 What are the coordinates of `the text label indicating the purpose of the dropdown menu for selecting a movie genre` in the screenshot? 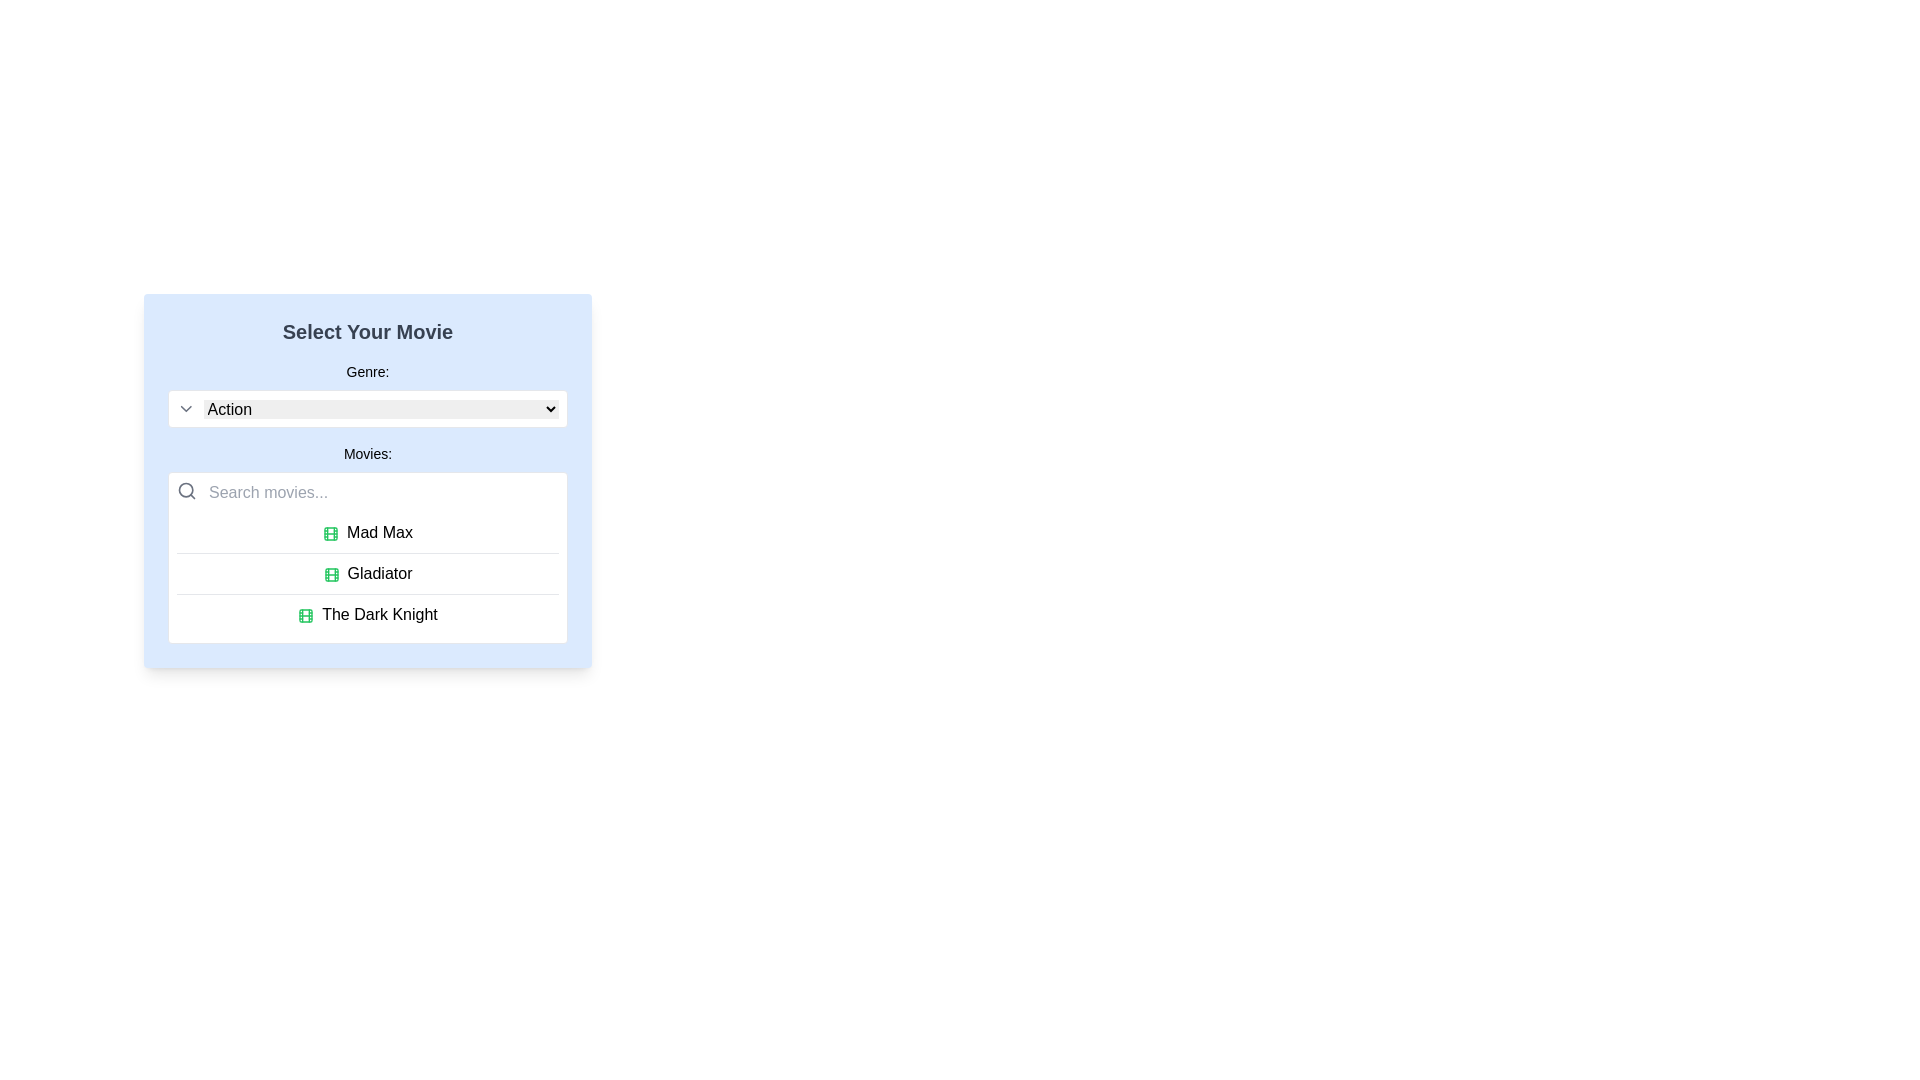 It's located at (368, 371).